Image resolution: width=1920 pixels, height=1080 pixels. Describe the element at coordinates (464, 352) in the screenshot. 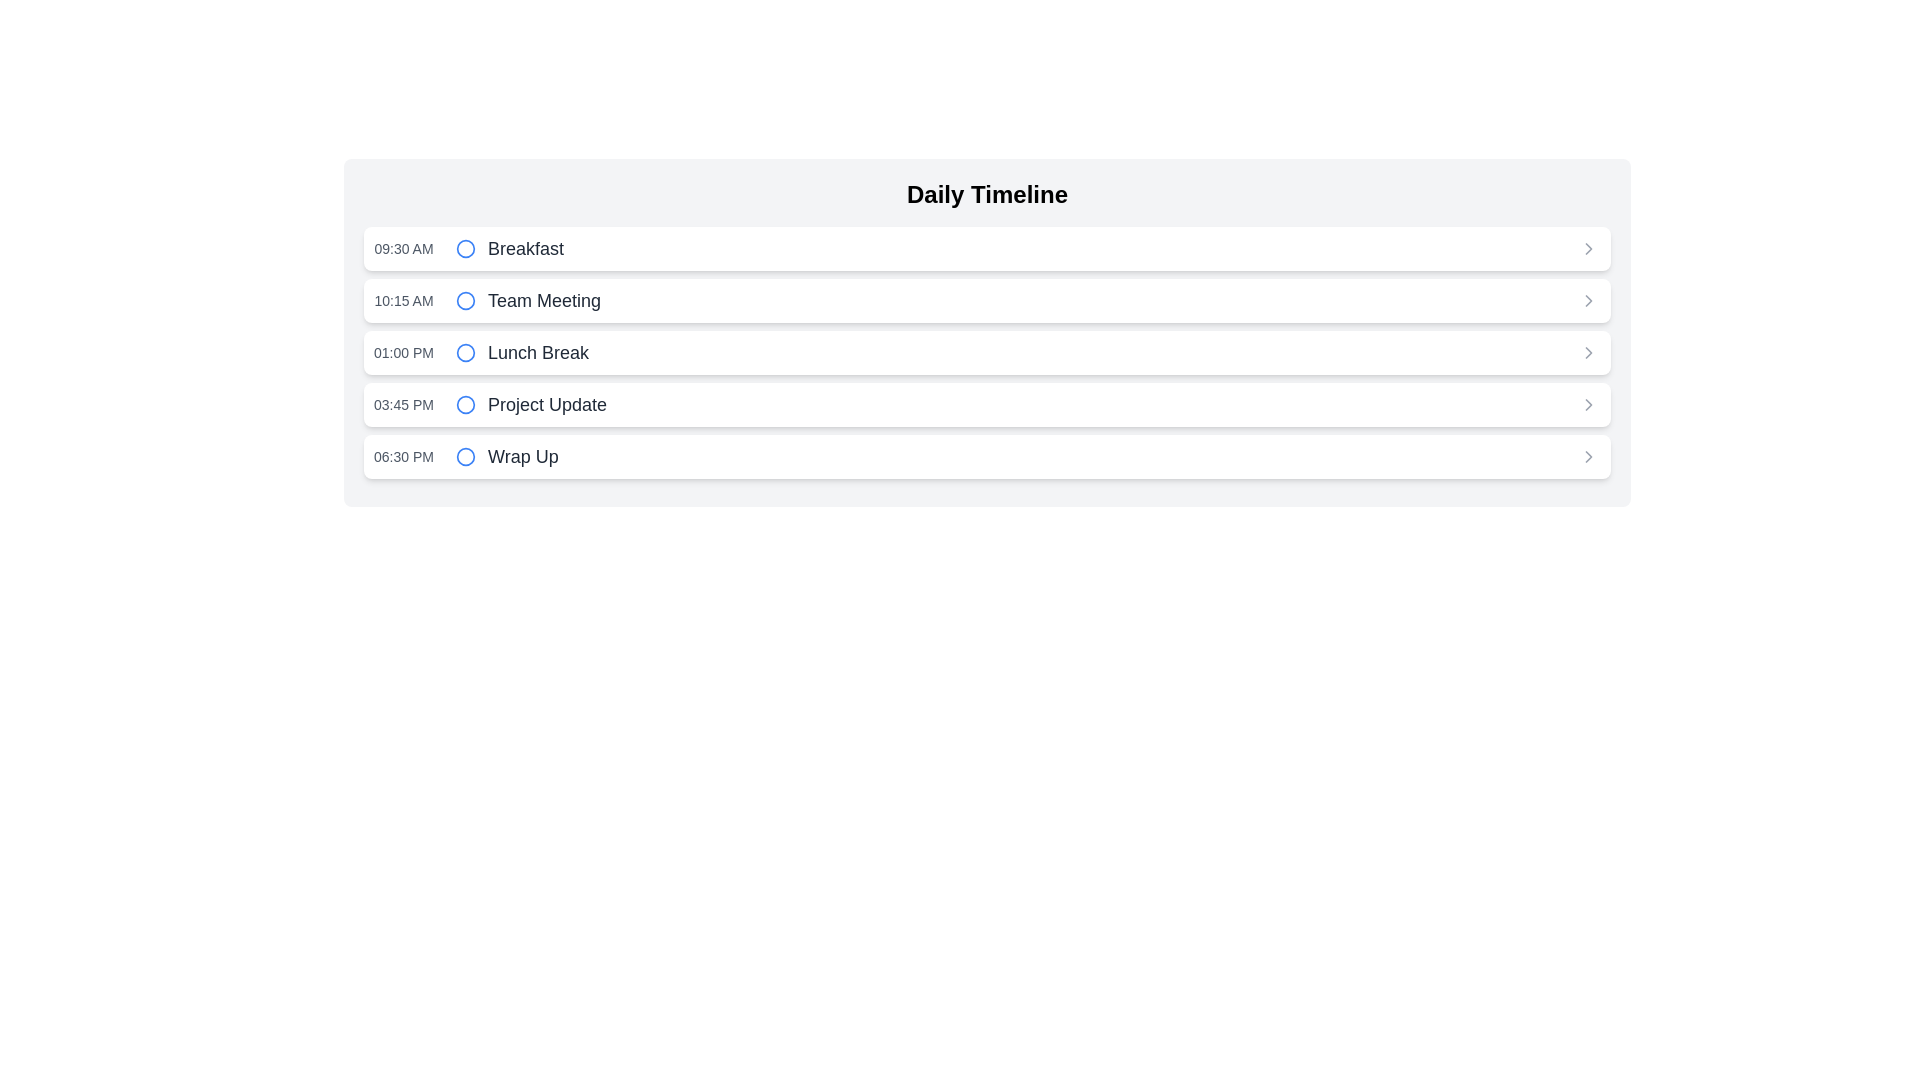

I see `the circular icon with a blue border located to the left of the 'Lunch Break' text label` at that location.